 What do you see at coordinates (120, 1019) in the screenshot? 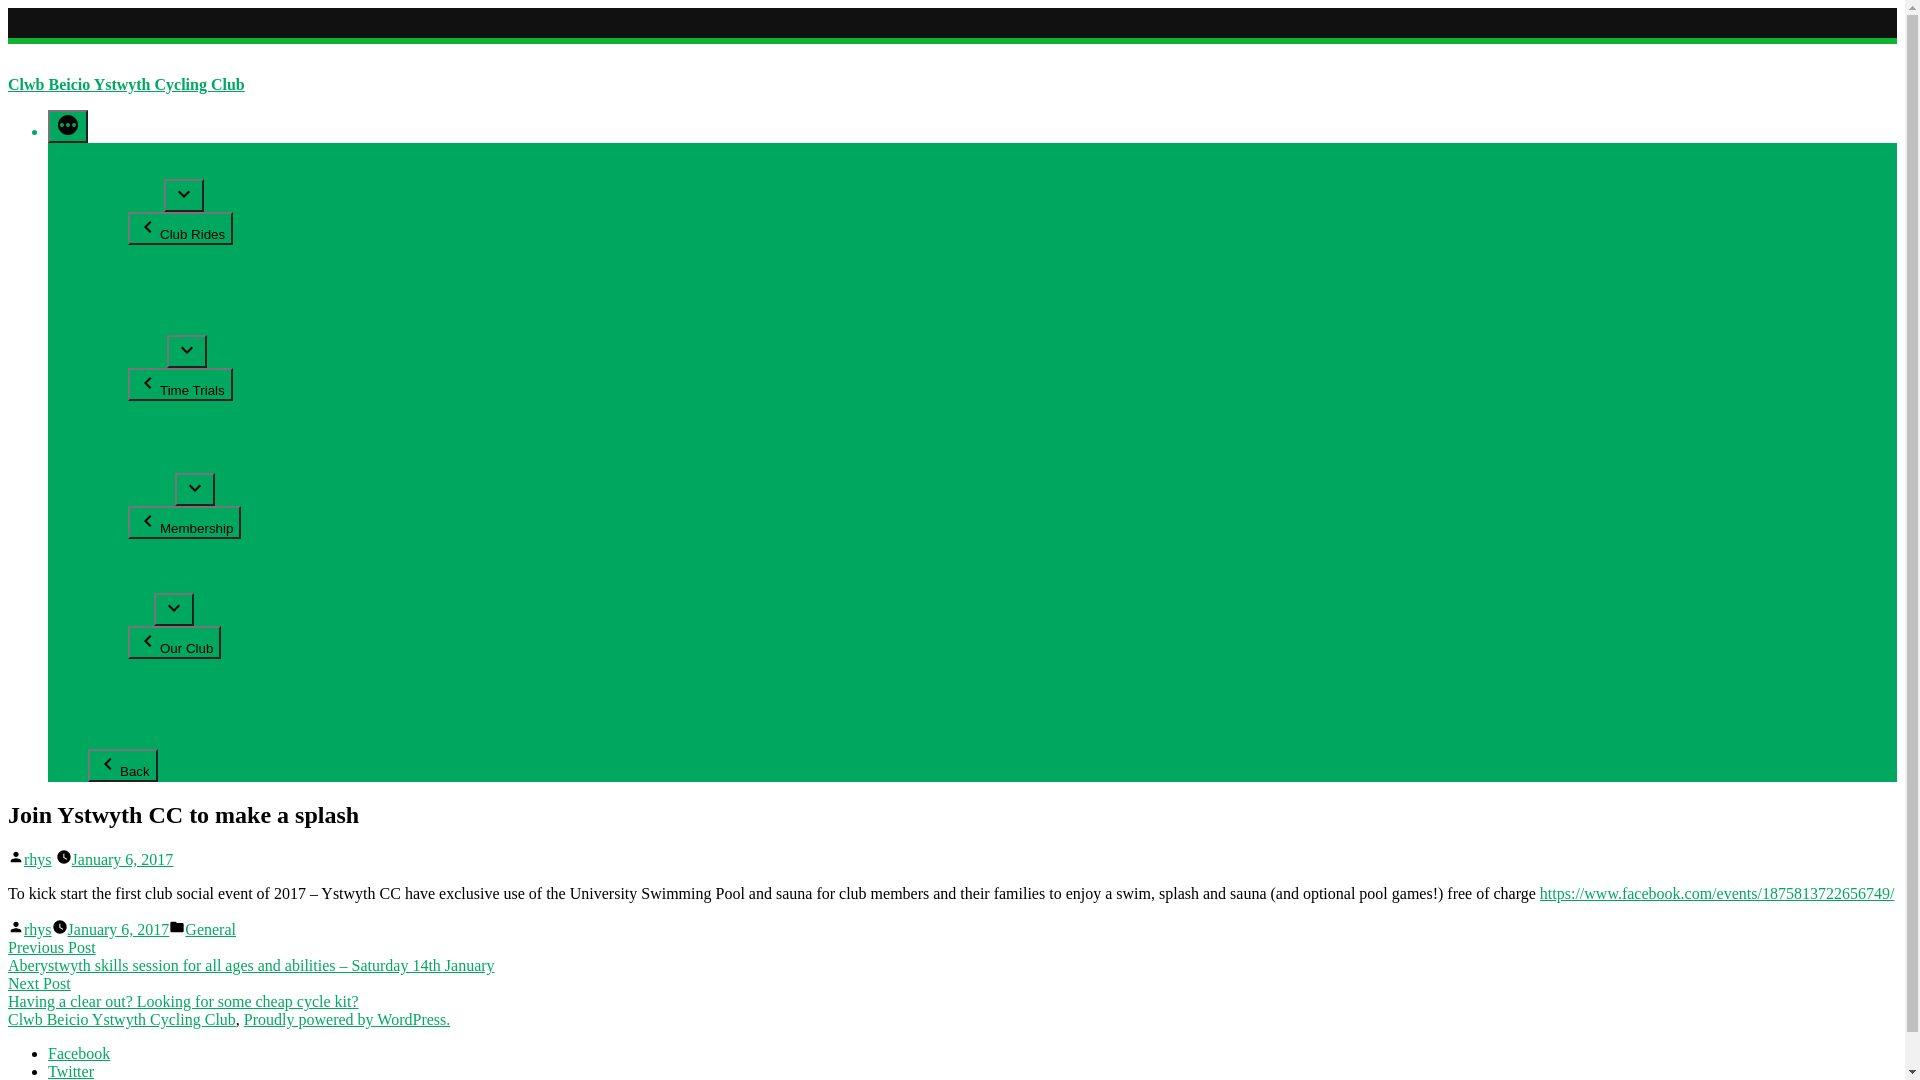
I see `'Clwb Beicio Ystwyth Cycling Club'` at bounding box center [120, 1019].